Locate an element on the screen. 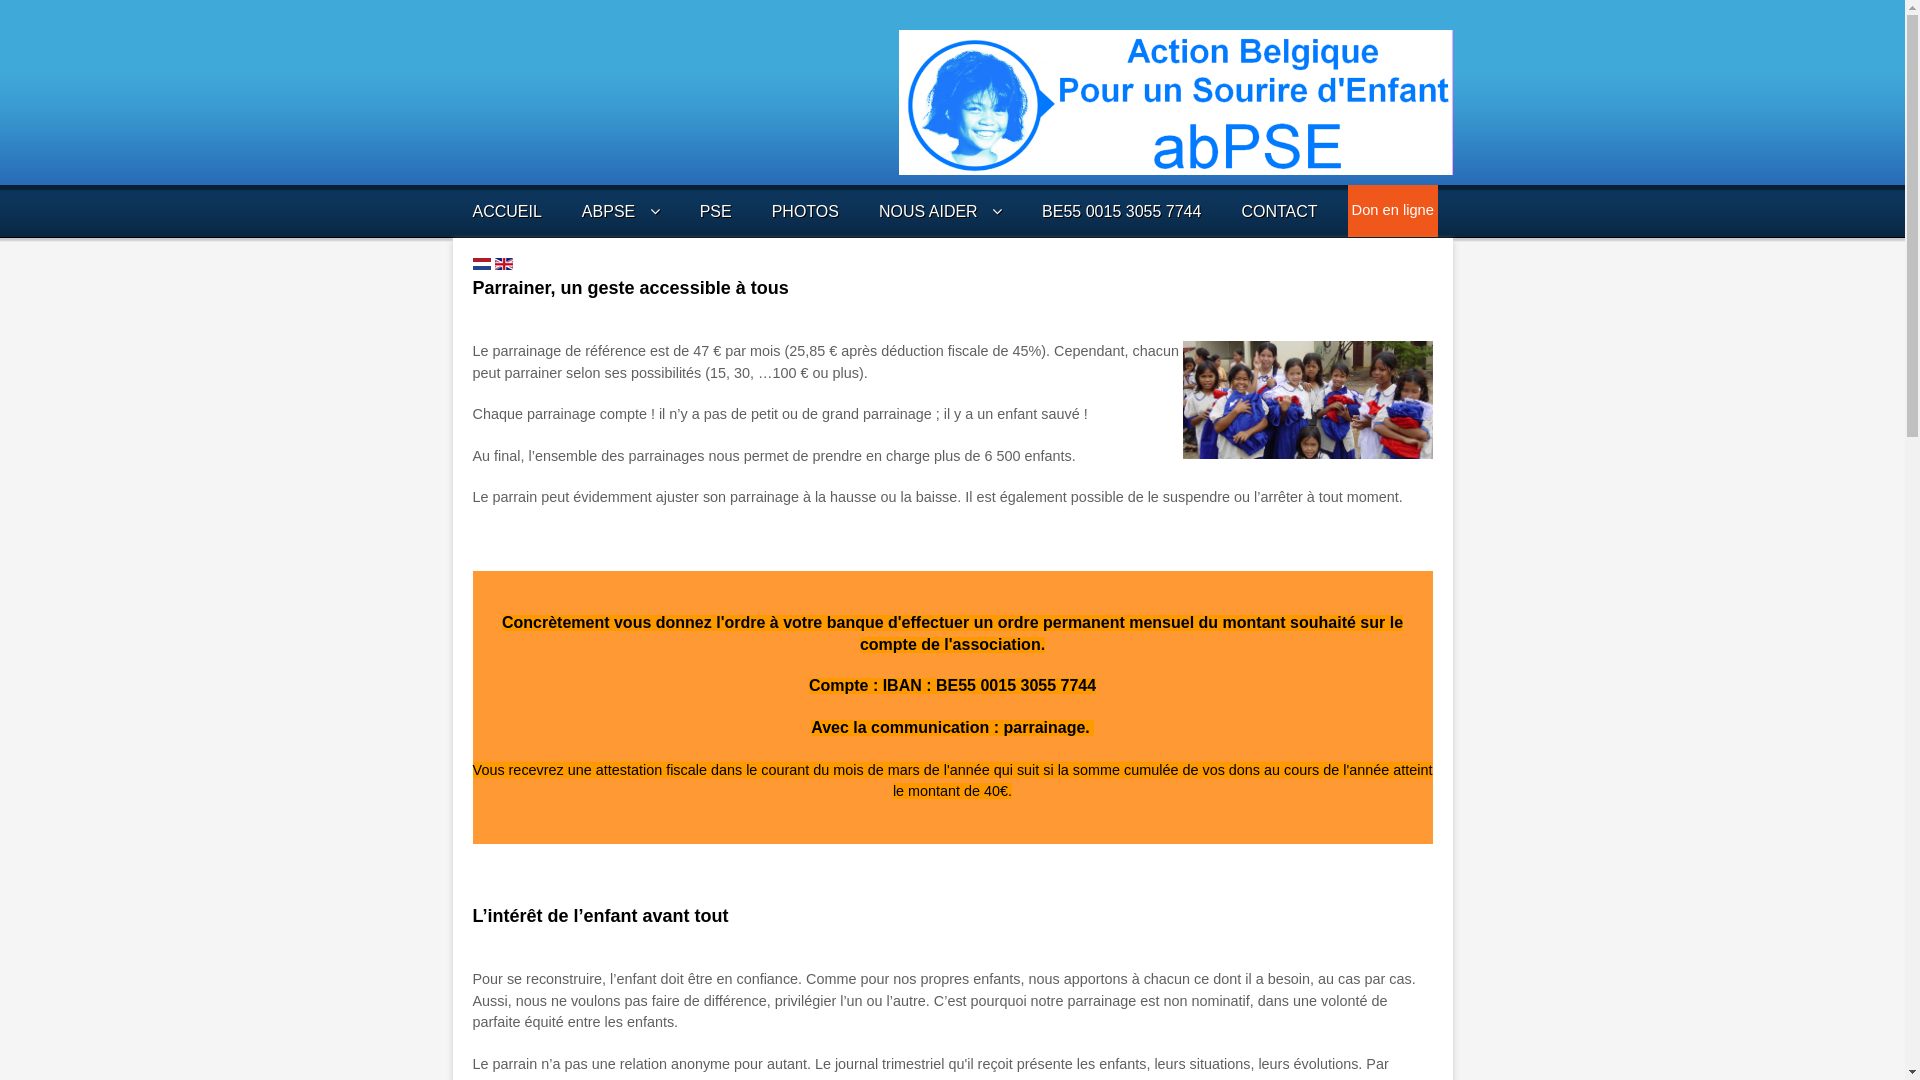 The width and height of the screenshot is (1920, 1080). 'BE55 0015 3055 7744' is located at coordinates (1121, 211).